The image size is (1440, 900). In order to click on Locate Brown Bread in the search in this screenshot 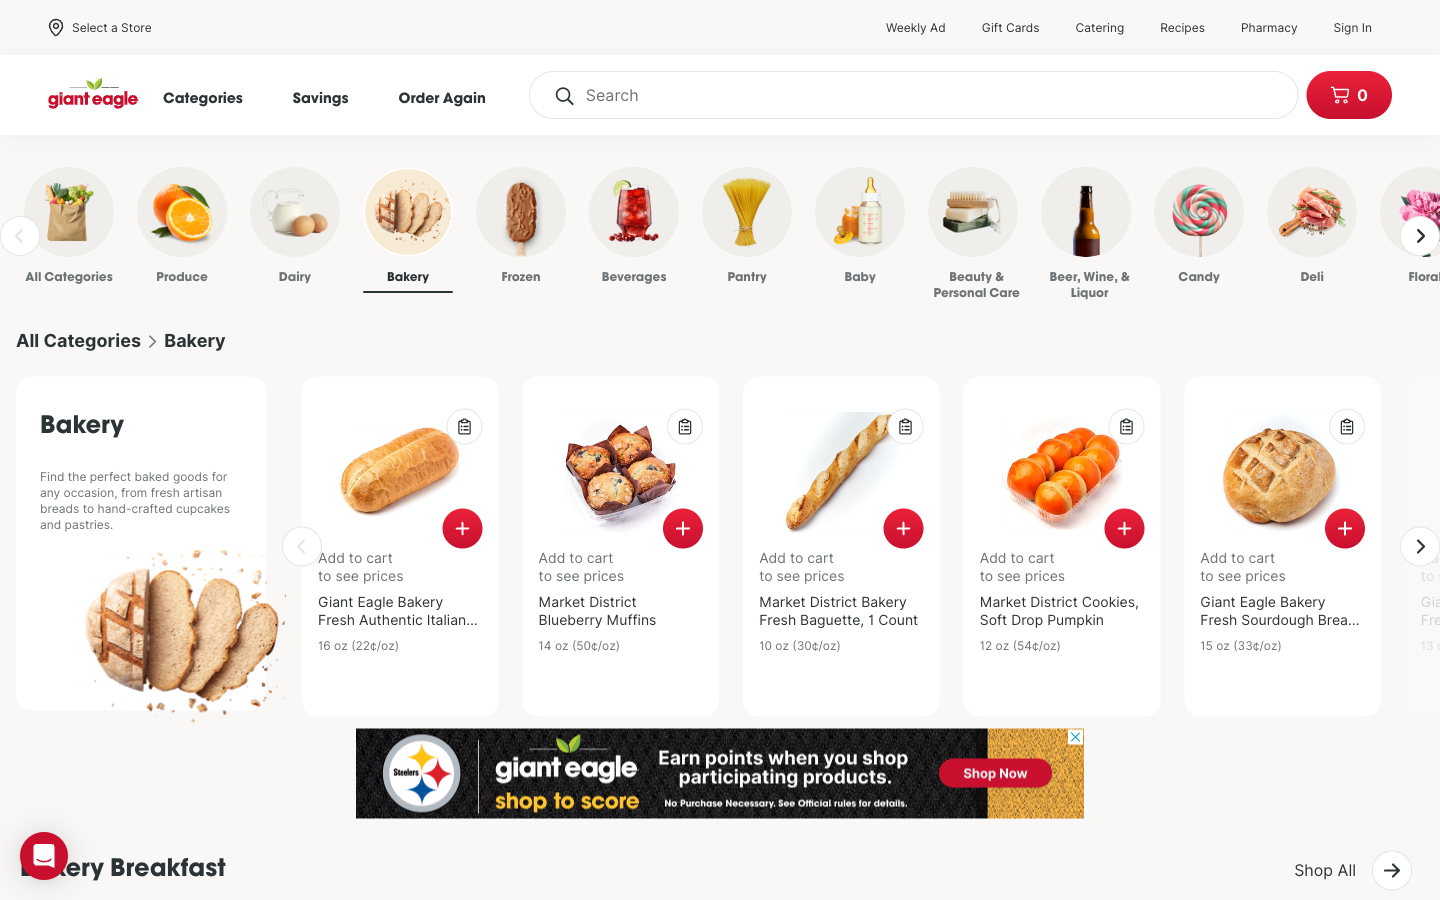, I will do `click(913, 94)`.